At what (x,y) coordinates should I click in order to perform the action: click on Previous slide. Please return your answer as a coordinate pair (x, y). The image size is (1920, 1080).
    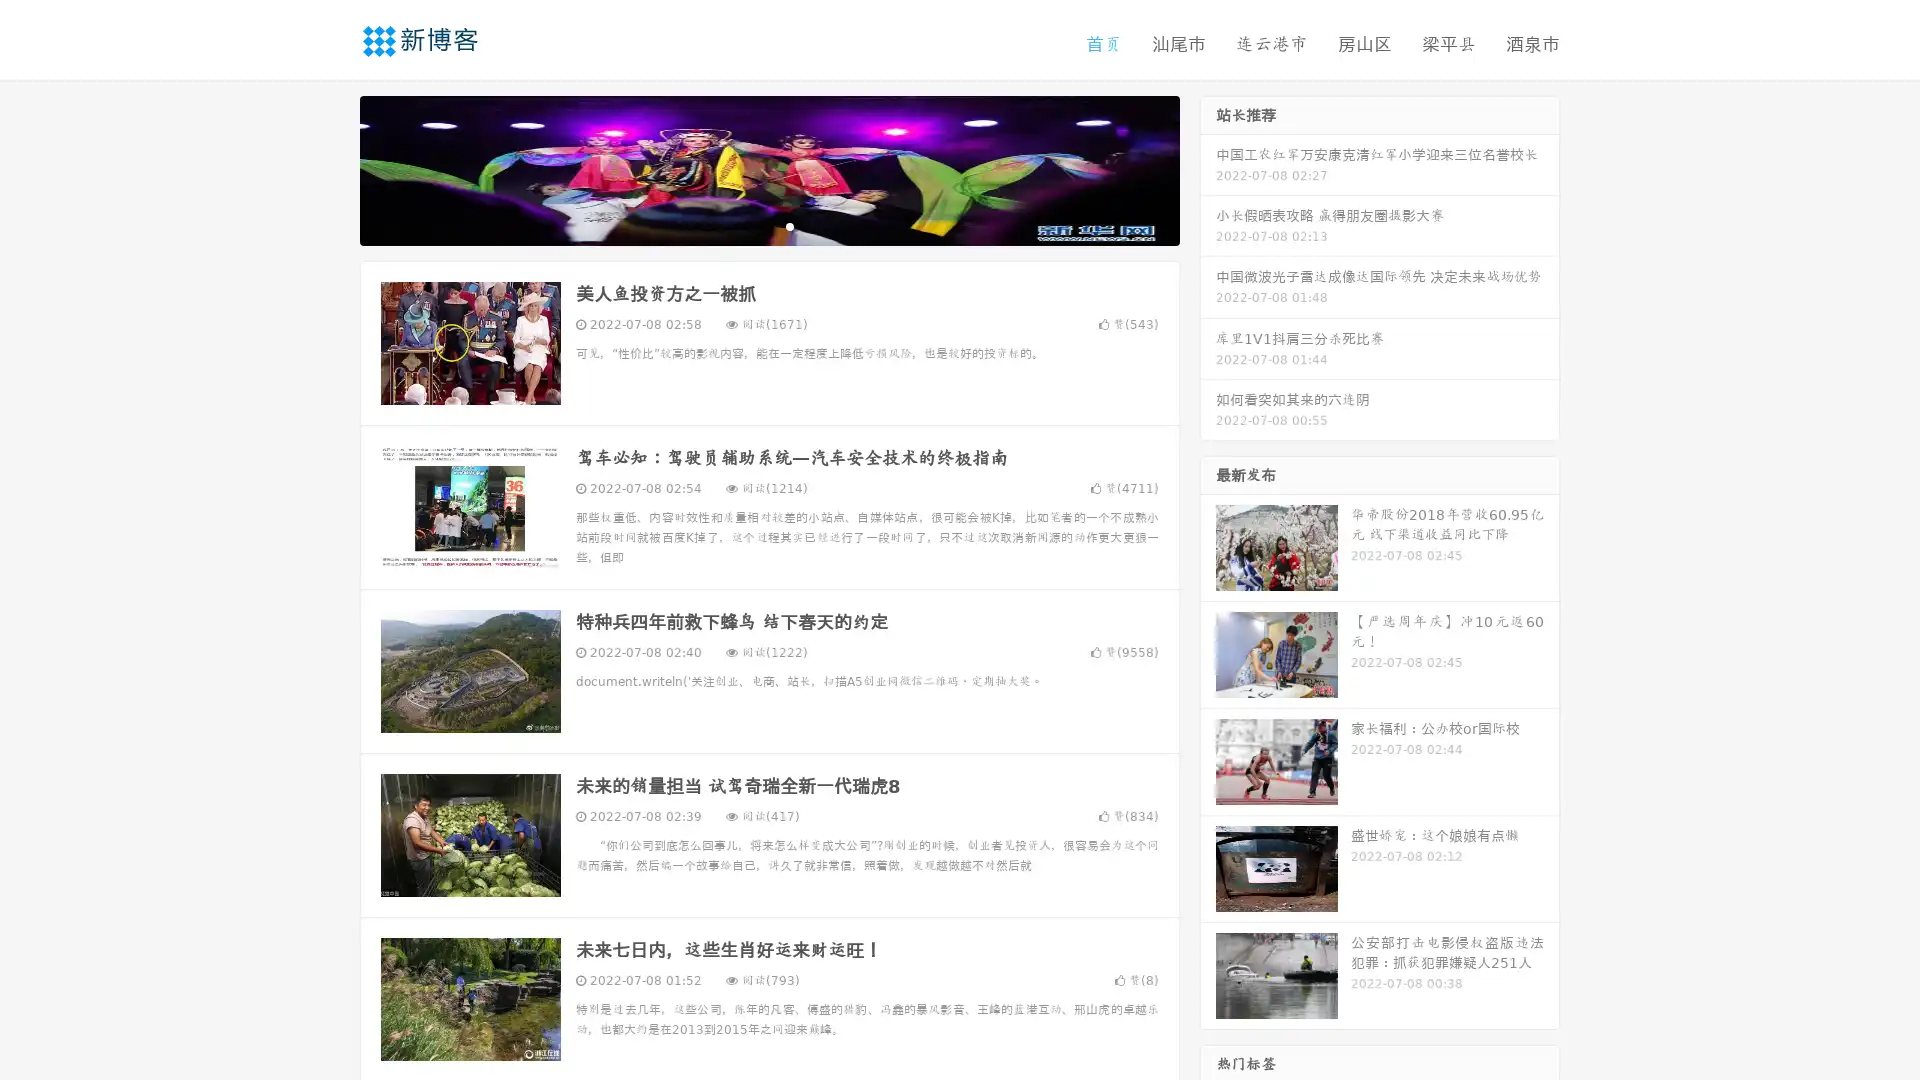
    Looking at the image, I should click on (330, 168).